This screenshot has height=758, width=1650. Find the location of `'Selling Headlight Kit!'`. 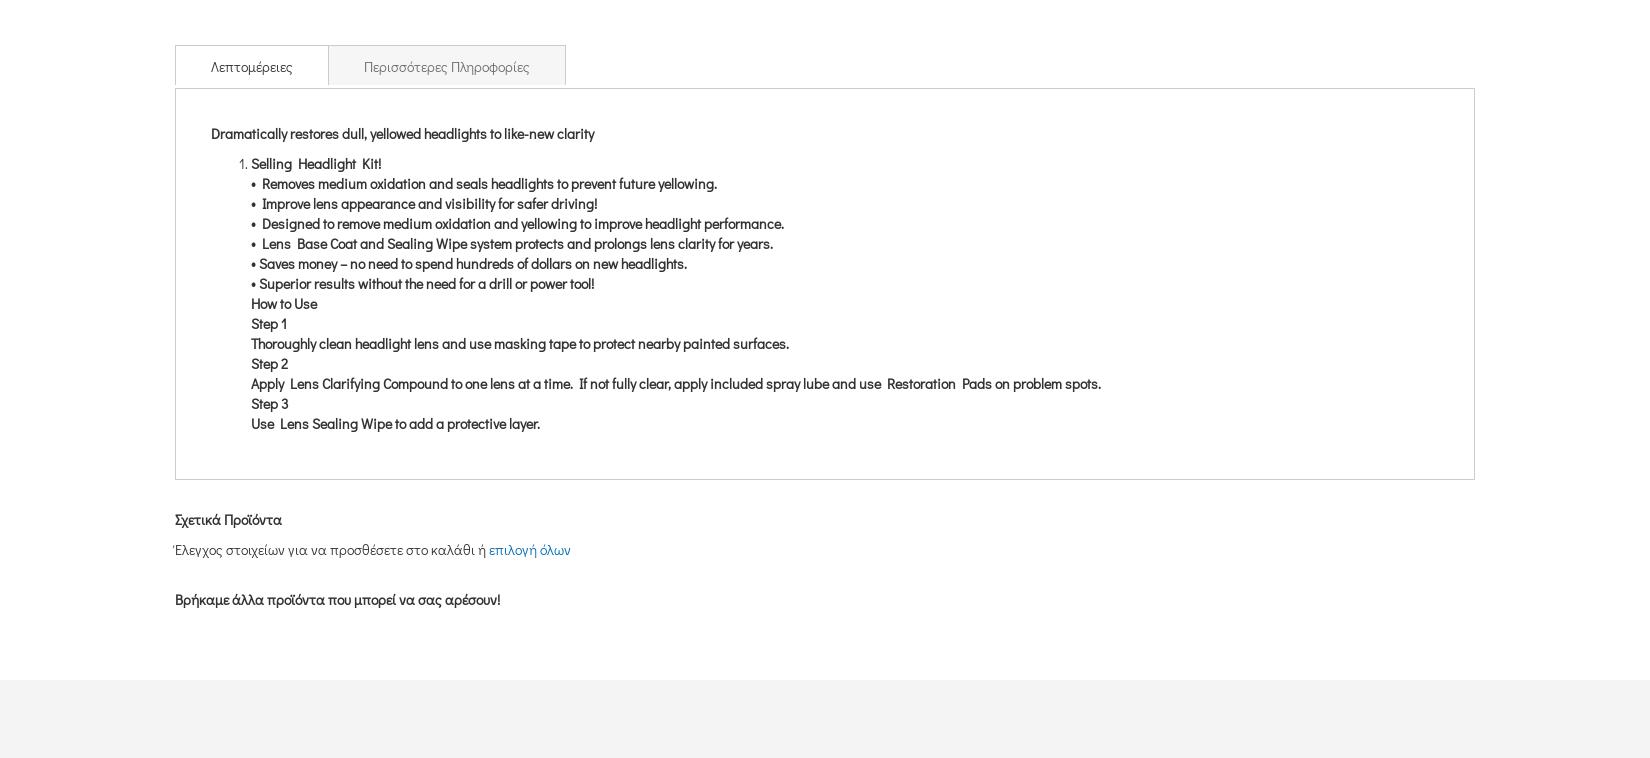

'Selling Headlight Kit!' is located at coordinates (315, 161).